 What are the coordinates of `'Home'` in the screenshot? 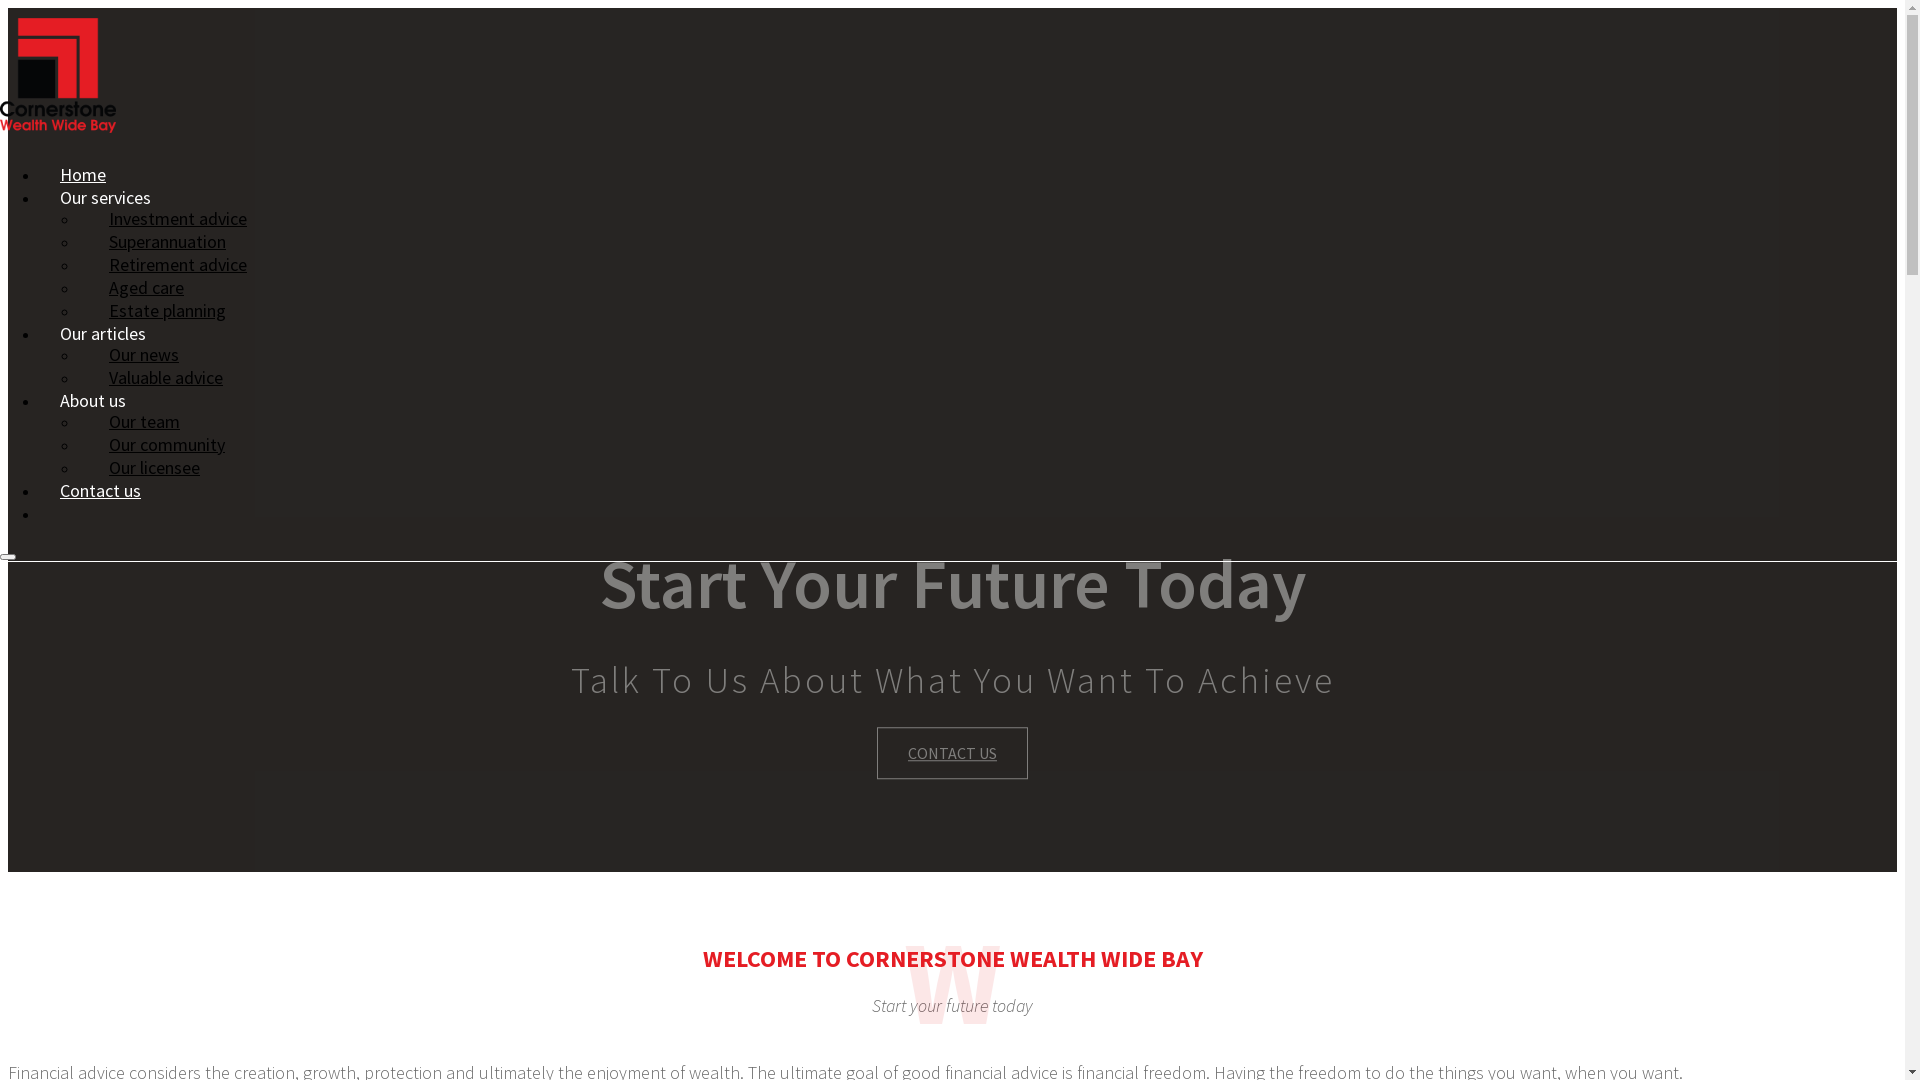 It's located at (81, 173).